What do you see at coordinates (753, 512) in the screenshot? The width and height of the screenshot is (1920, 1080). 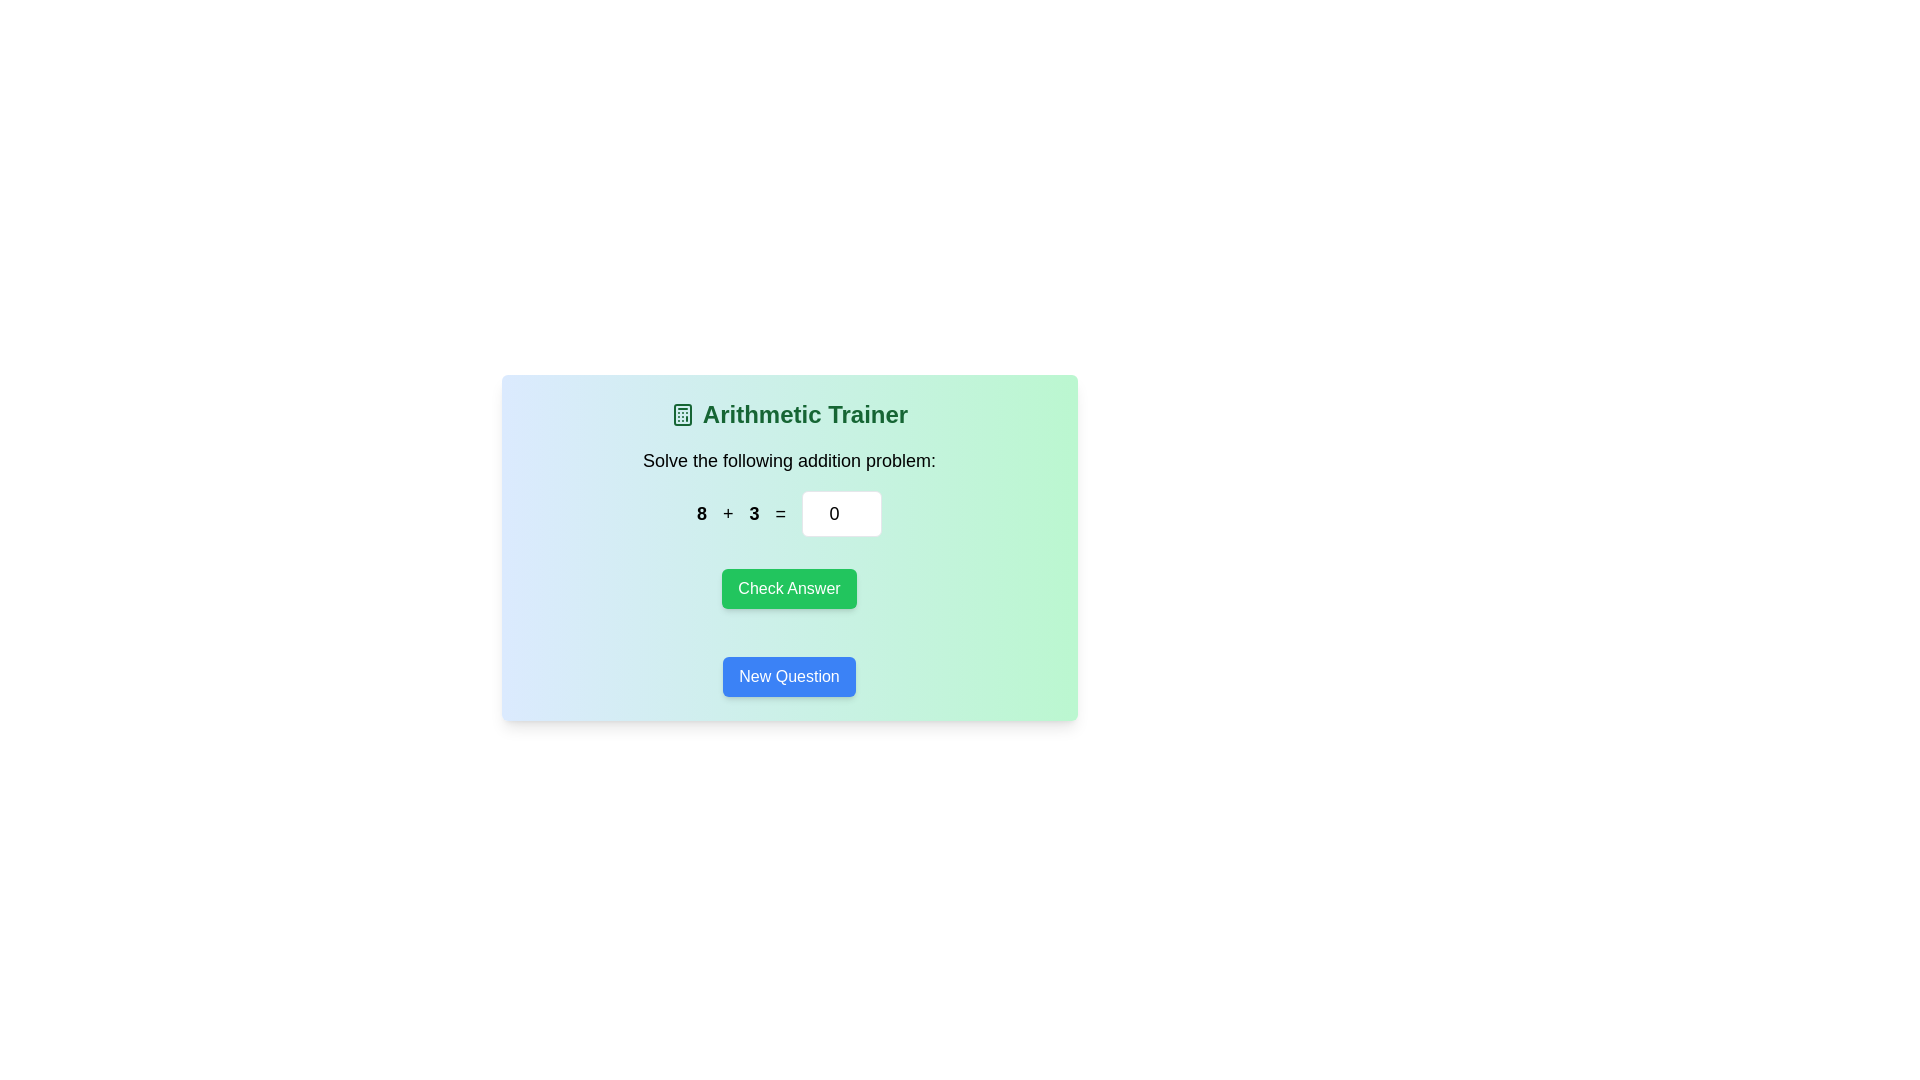 I see `the static text element displaying the number '3', which is located between the '+' symbol and the '=' symbol in the arithmetic equation` at bounding box center [753, 512].